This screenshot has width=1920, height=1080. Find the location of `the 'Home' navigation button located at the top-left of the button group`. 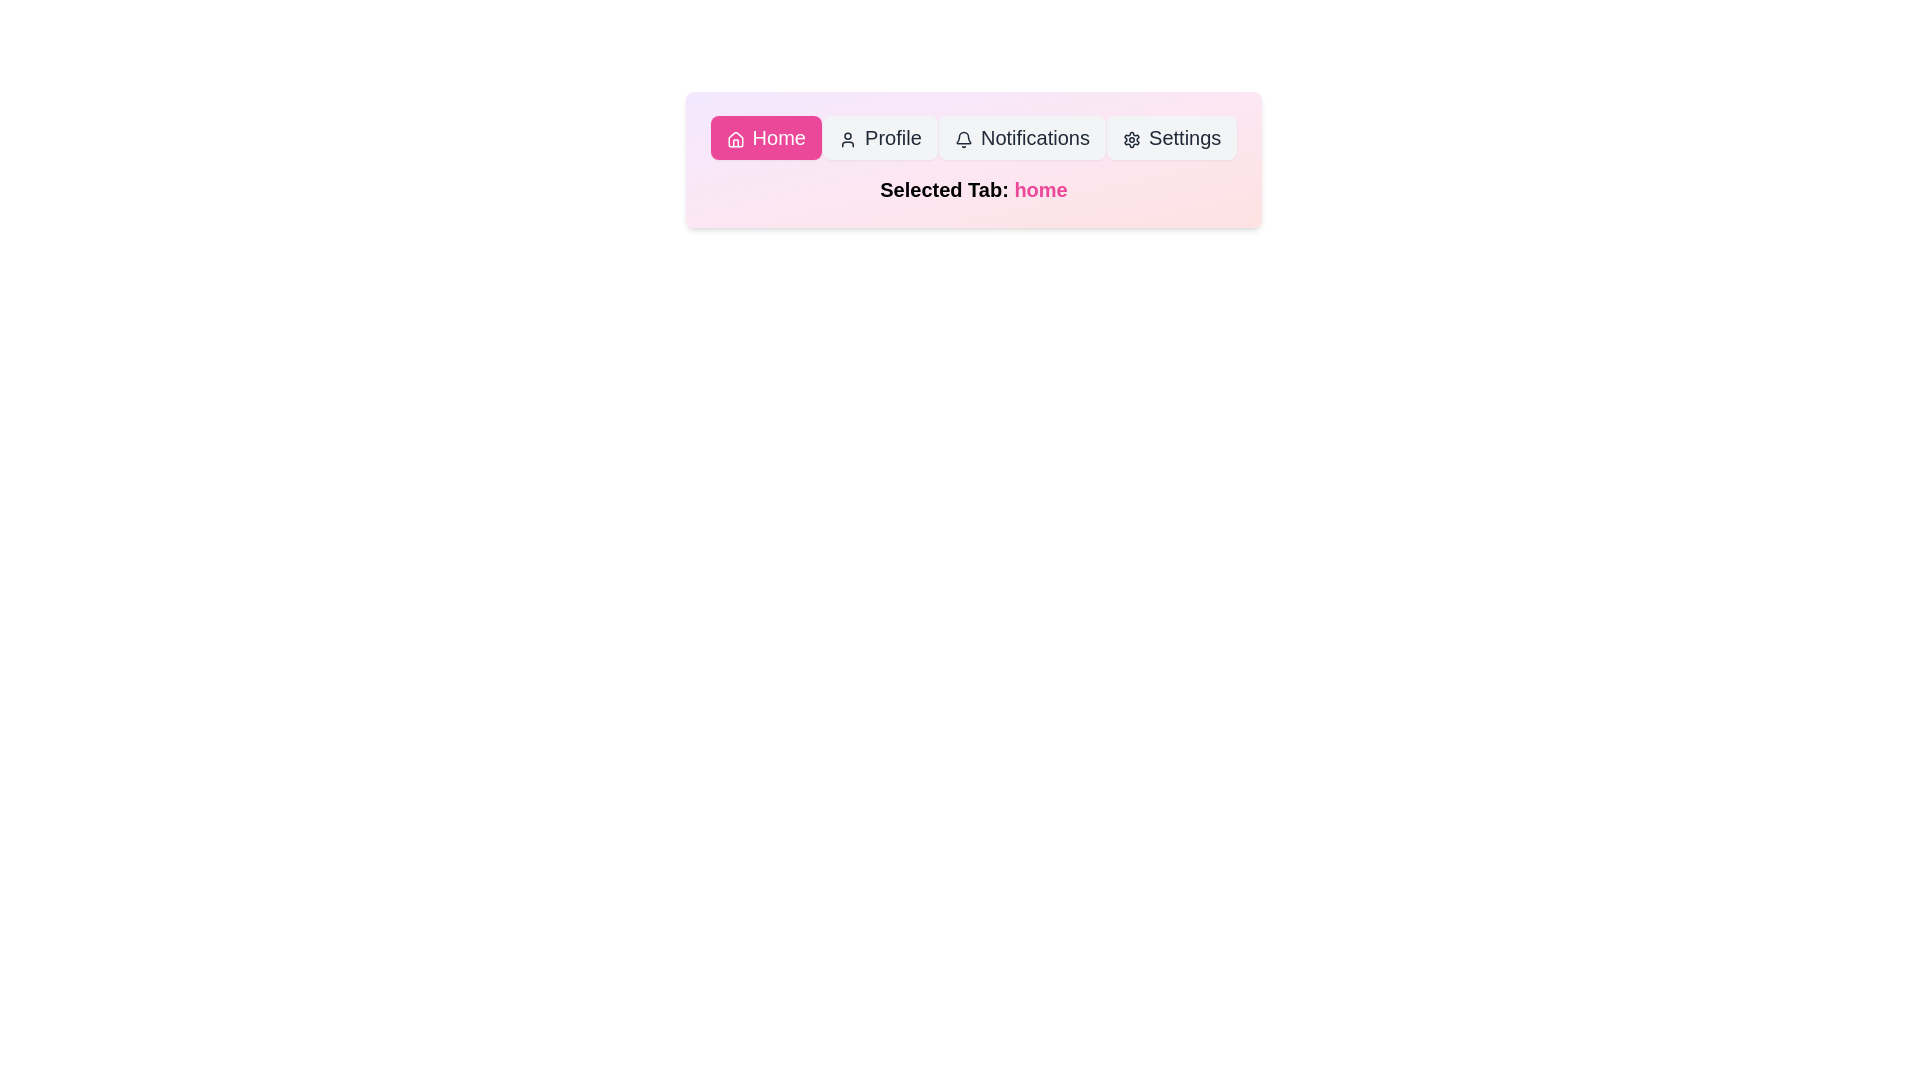

the 'Home' navigation button located at the top-left of the button group is located at coordinates (765, 137).